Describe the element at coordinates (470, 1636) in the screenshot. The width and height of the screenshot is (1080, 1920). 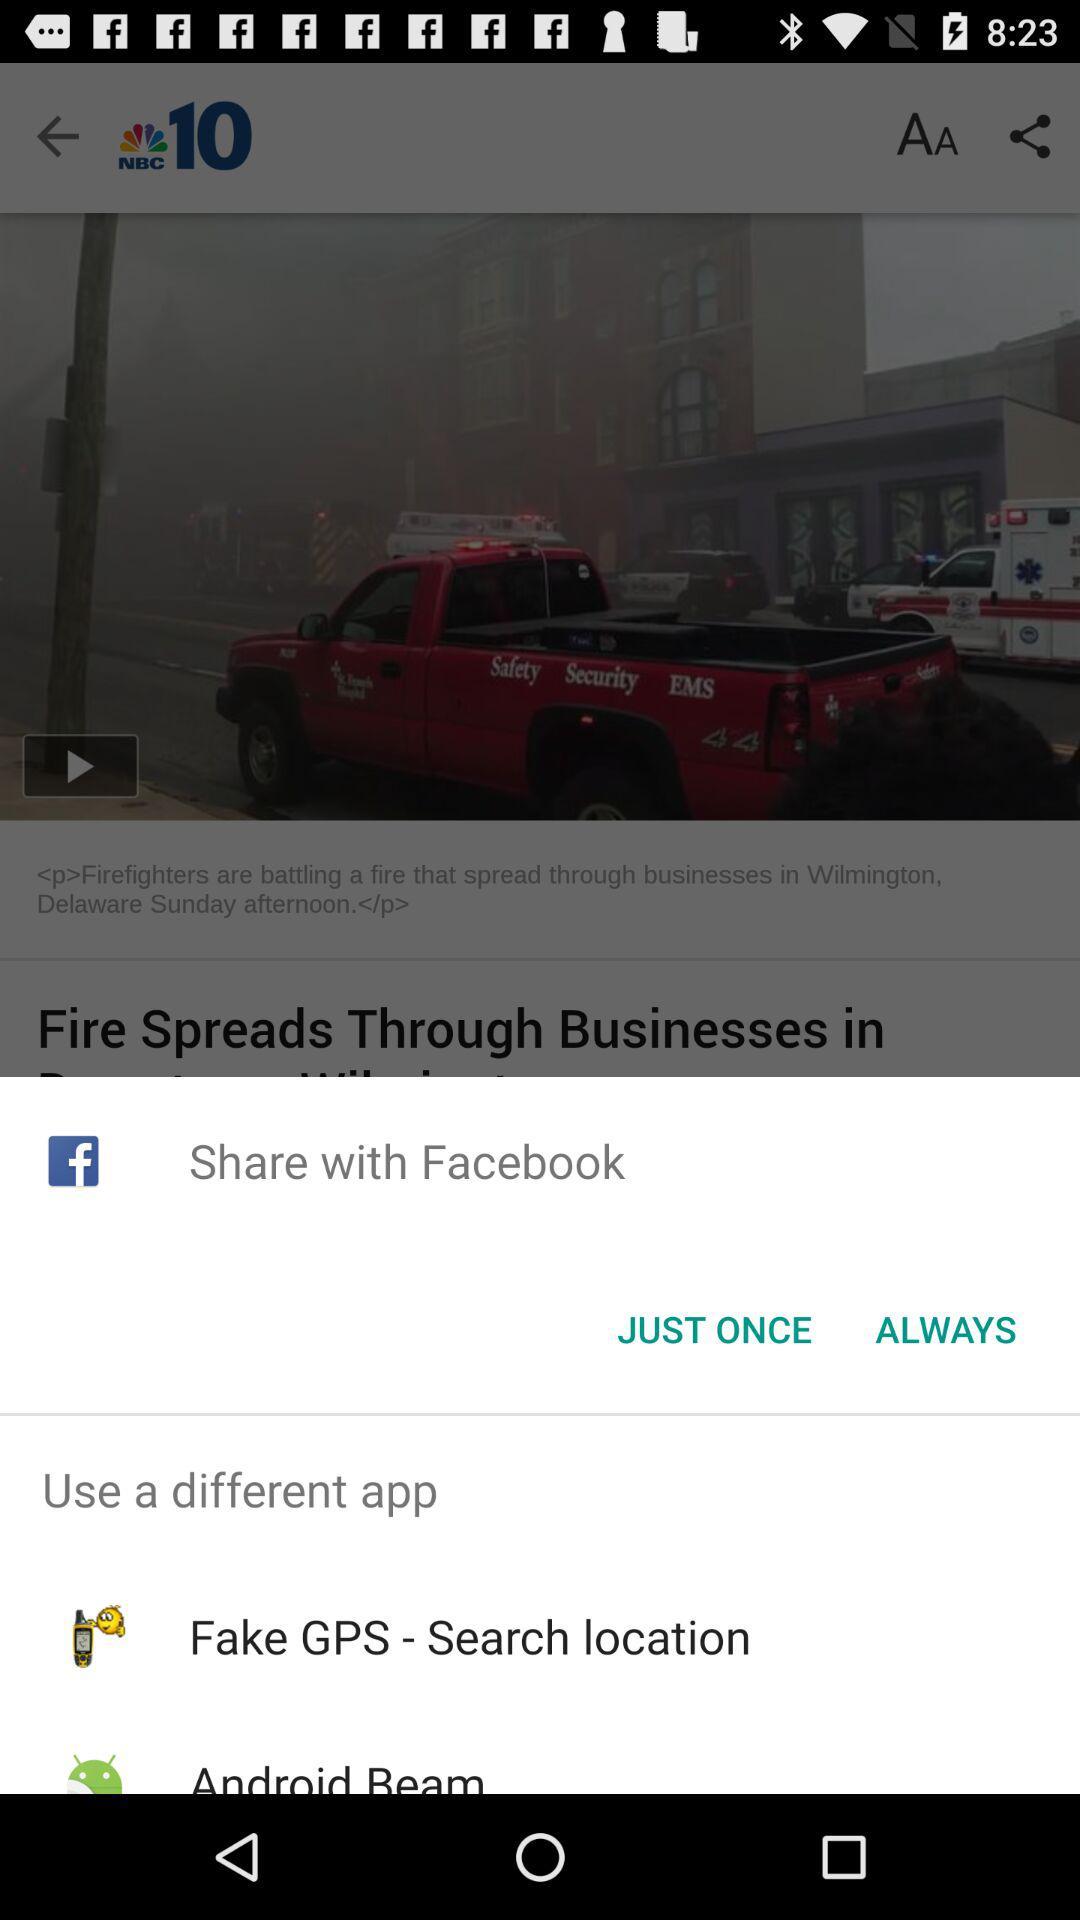
I see `the item above the android beam icon` at that location.